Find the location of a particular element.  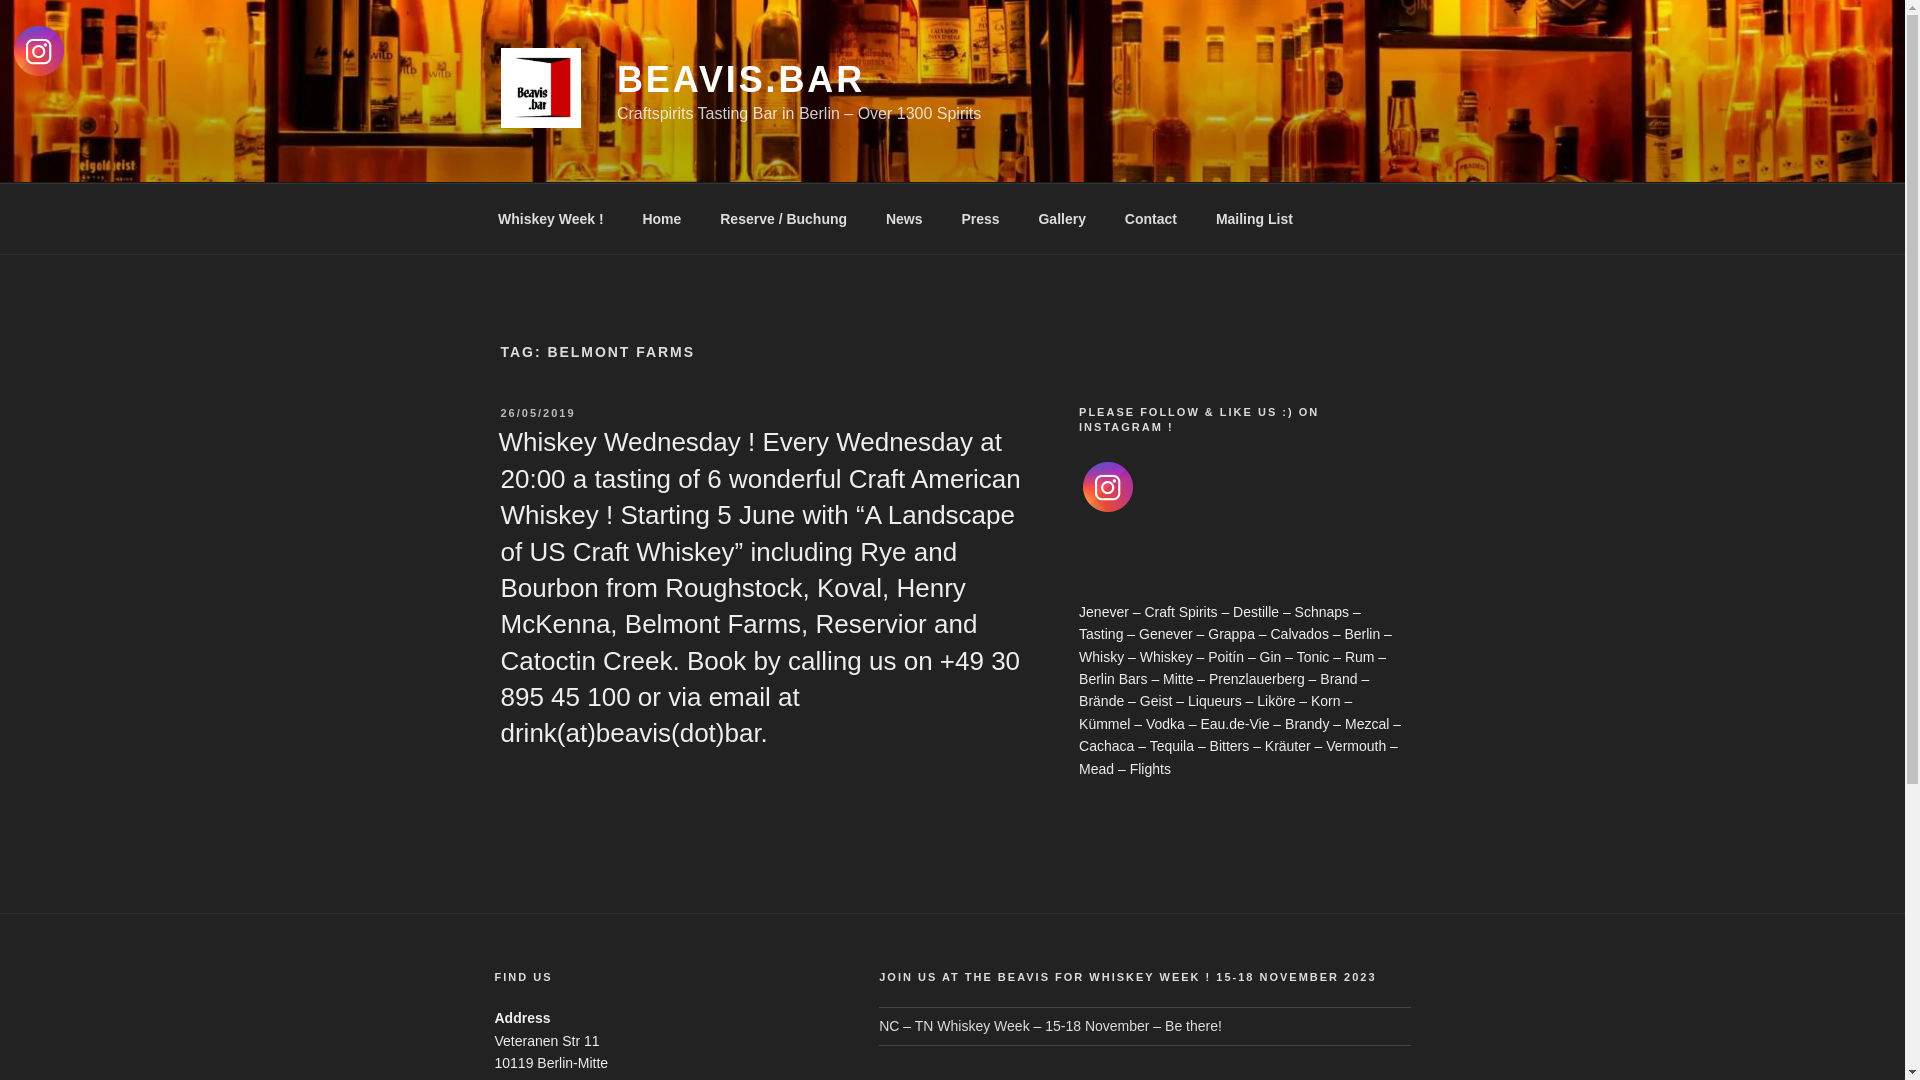

'BEAVIS.BAR' is located at coordinates (616, 78).